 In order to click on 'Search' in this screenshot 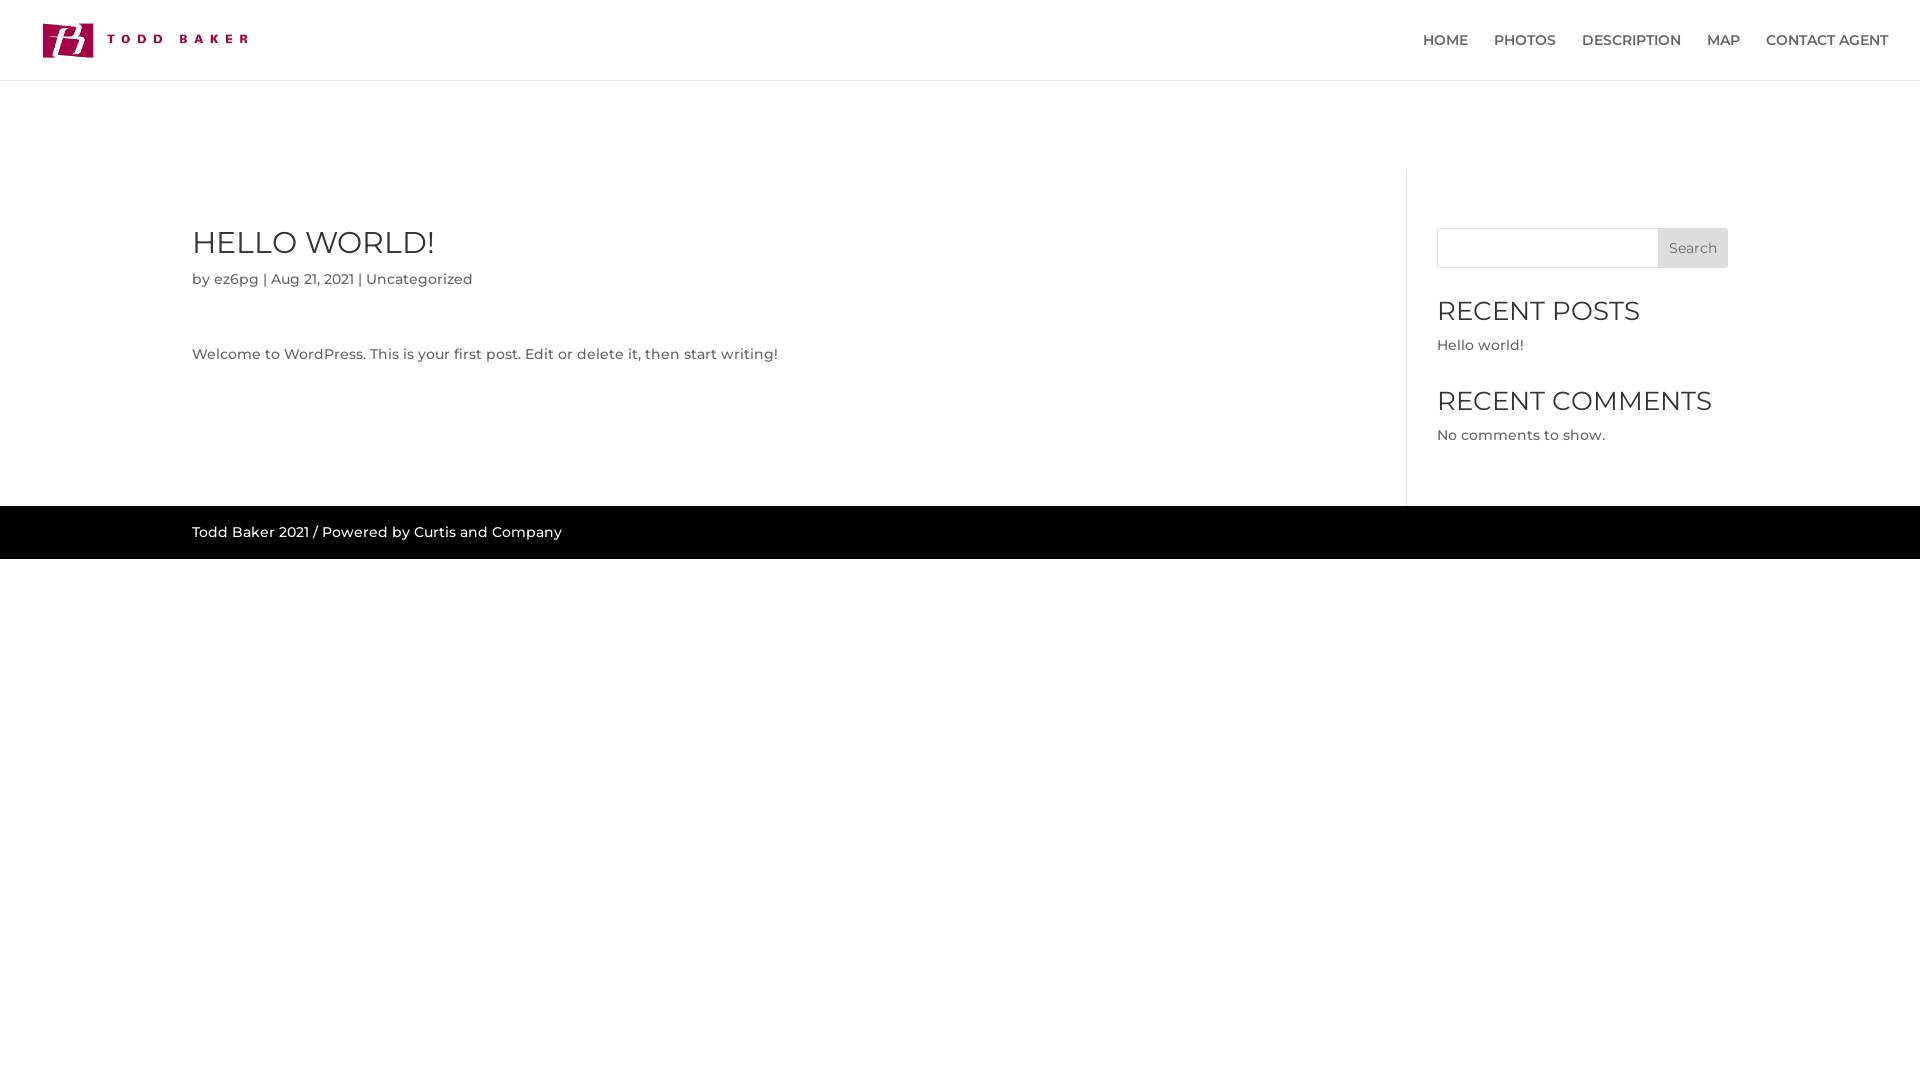, I will do `click(1692, 246)`.